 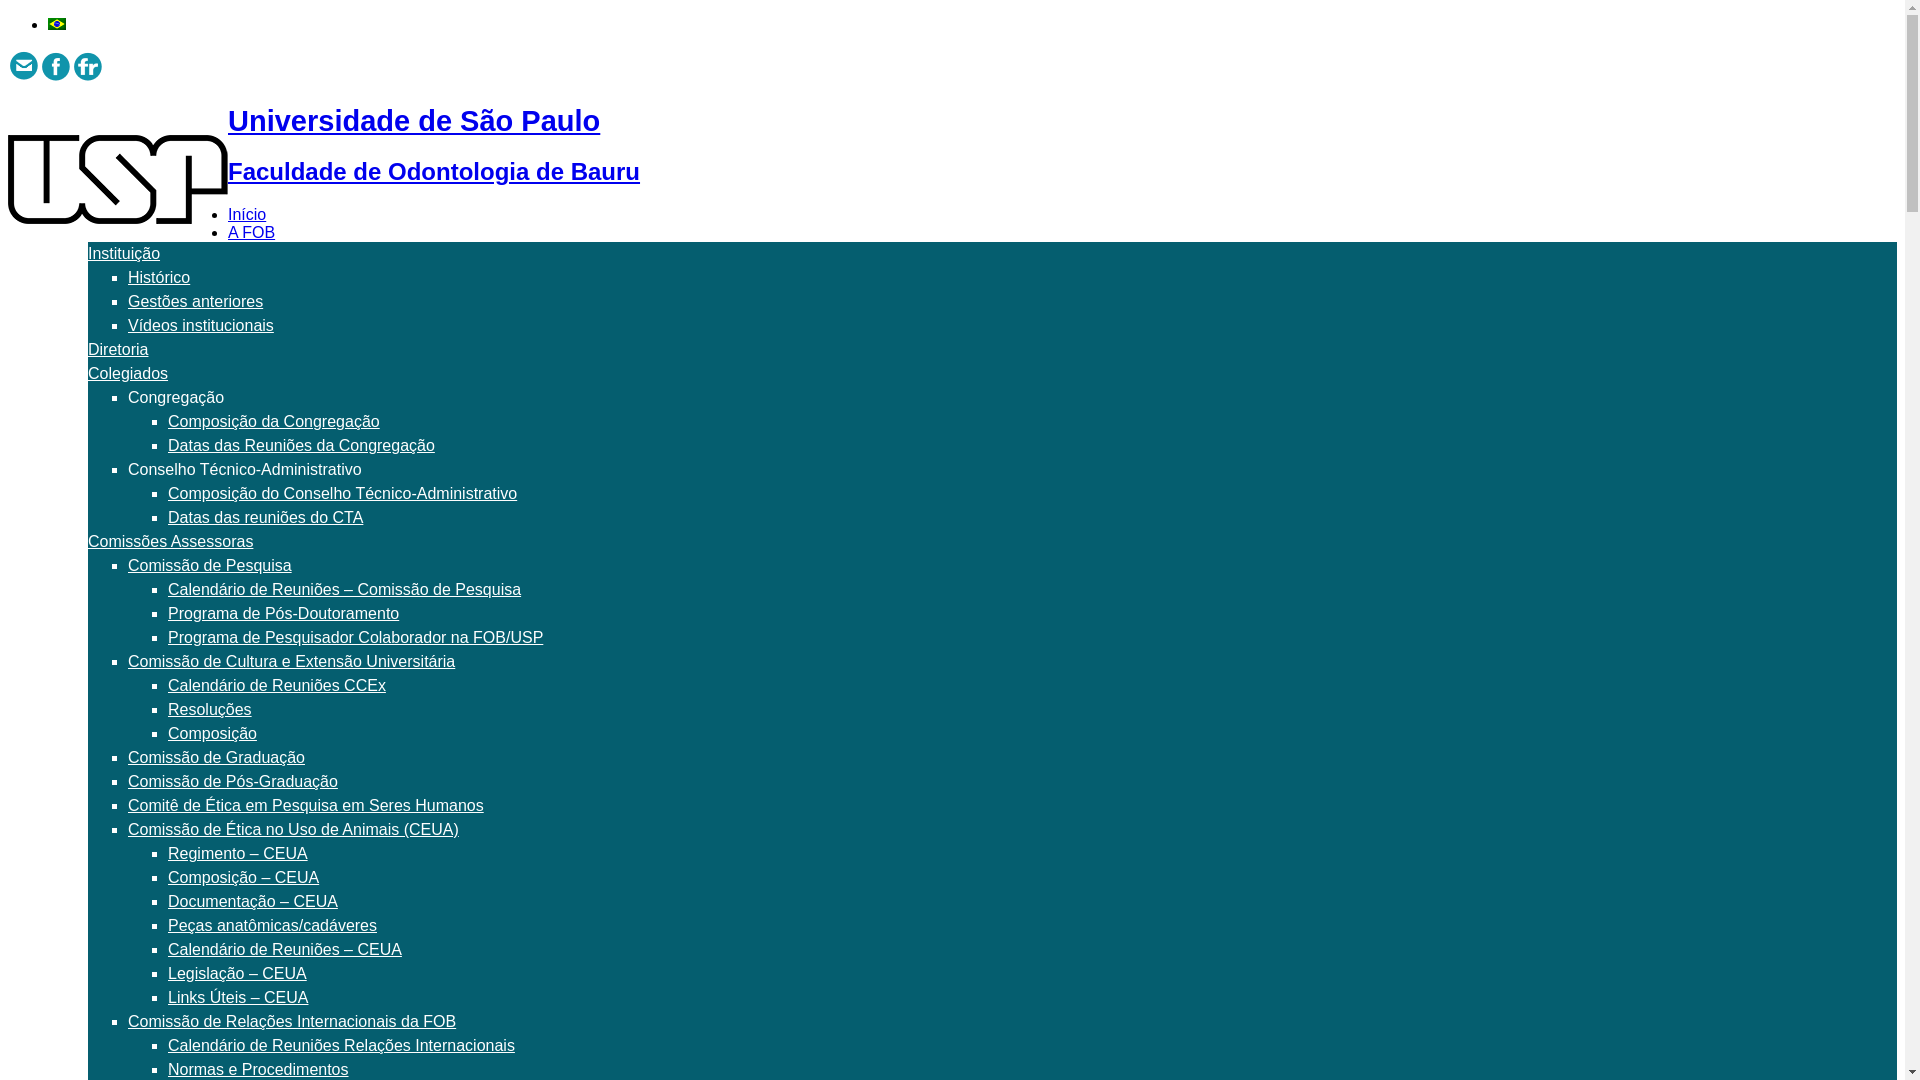 What do you see at coordinates (56, 64) in the screenshot?
I see `'Facebook'` at bounding box center [56, 64].